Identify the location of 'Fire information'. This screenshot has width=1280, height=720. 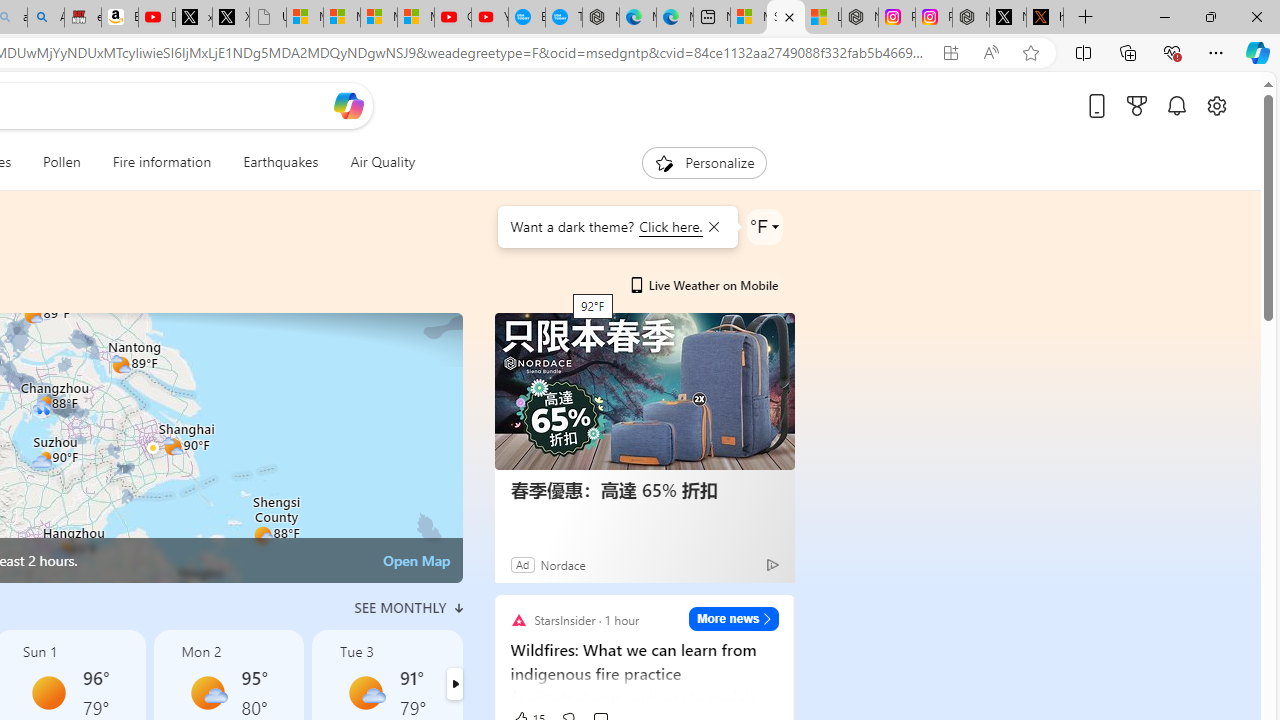
(161, 162).